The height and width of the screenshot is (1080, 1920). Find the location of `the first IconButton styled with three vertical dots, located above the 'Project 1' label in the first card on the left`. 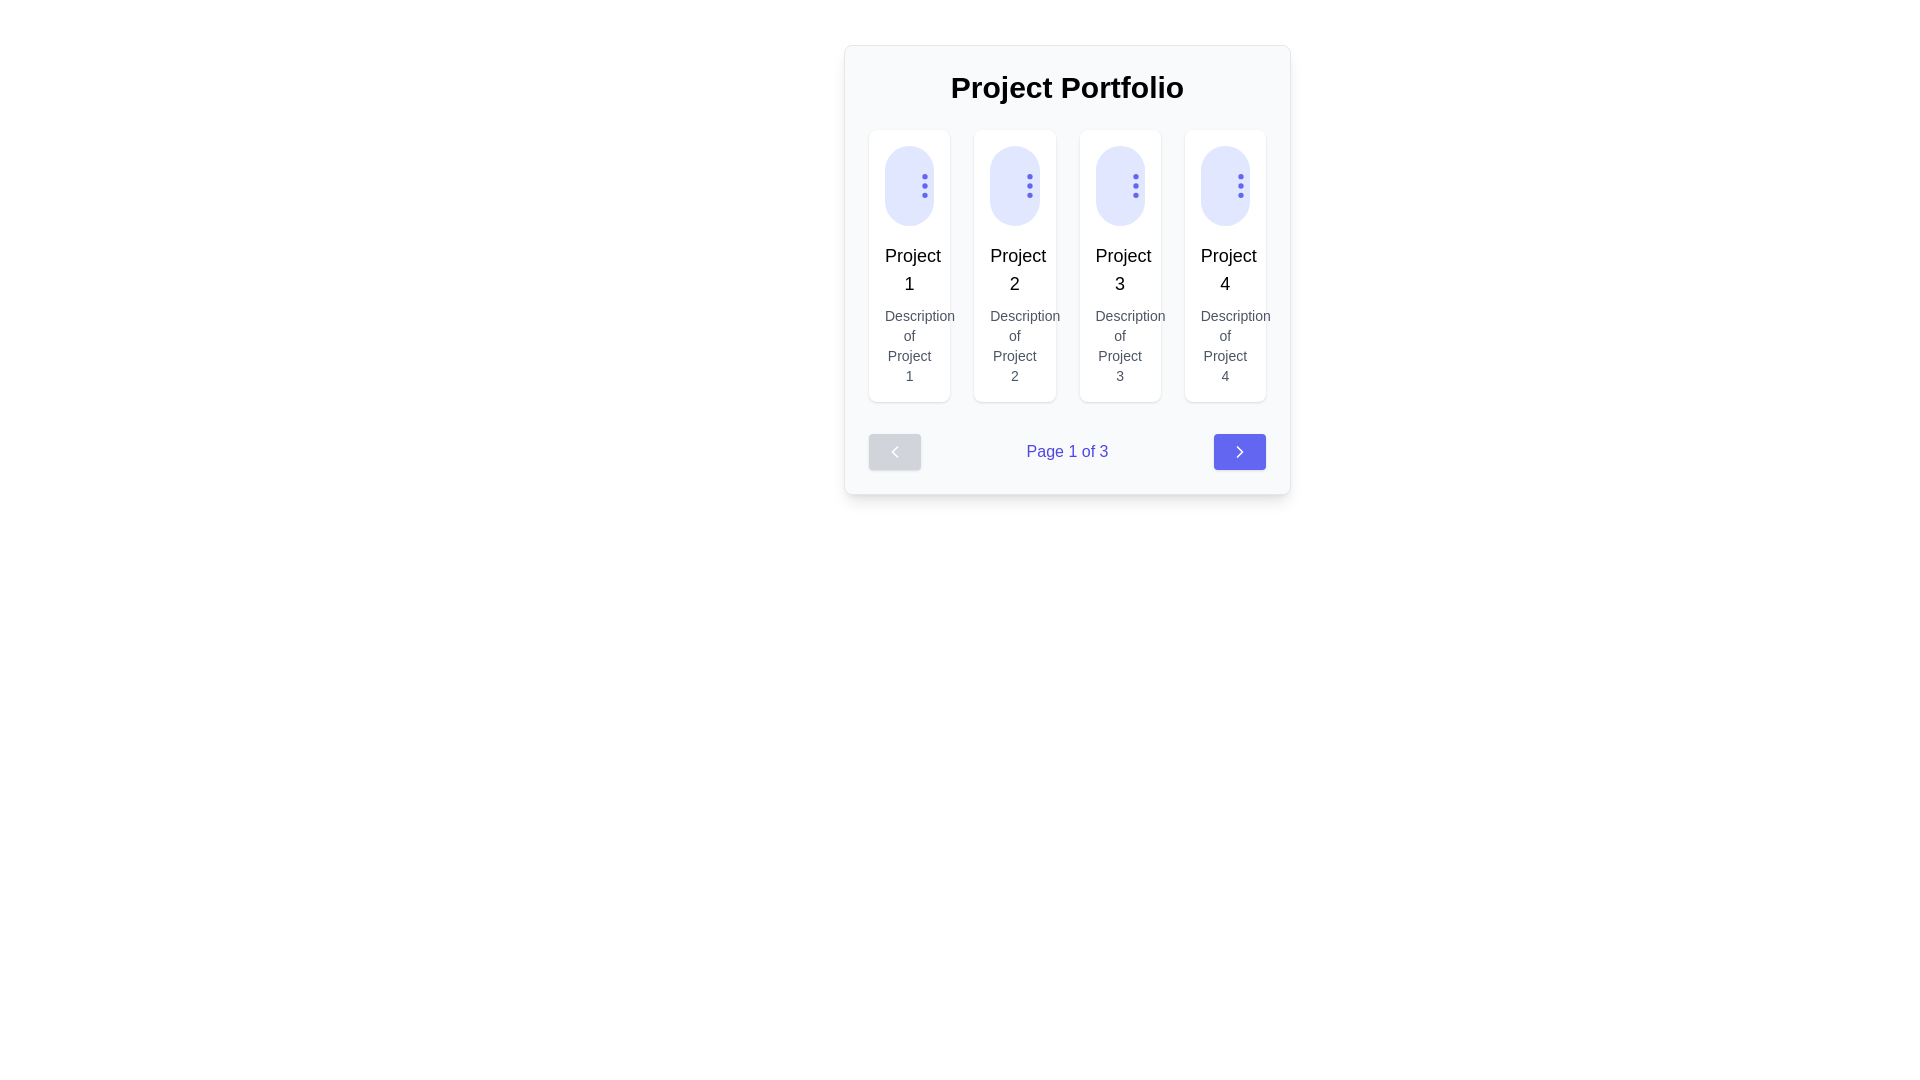

the first IconButton styled with three vertical dots, located above the 'Project 1' label in the first card on the left is located at coordinates (924, 185).